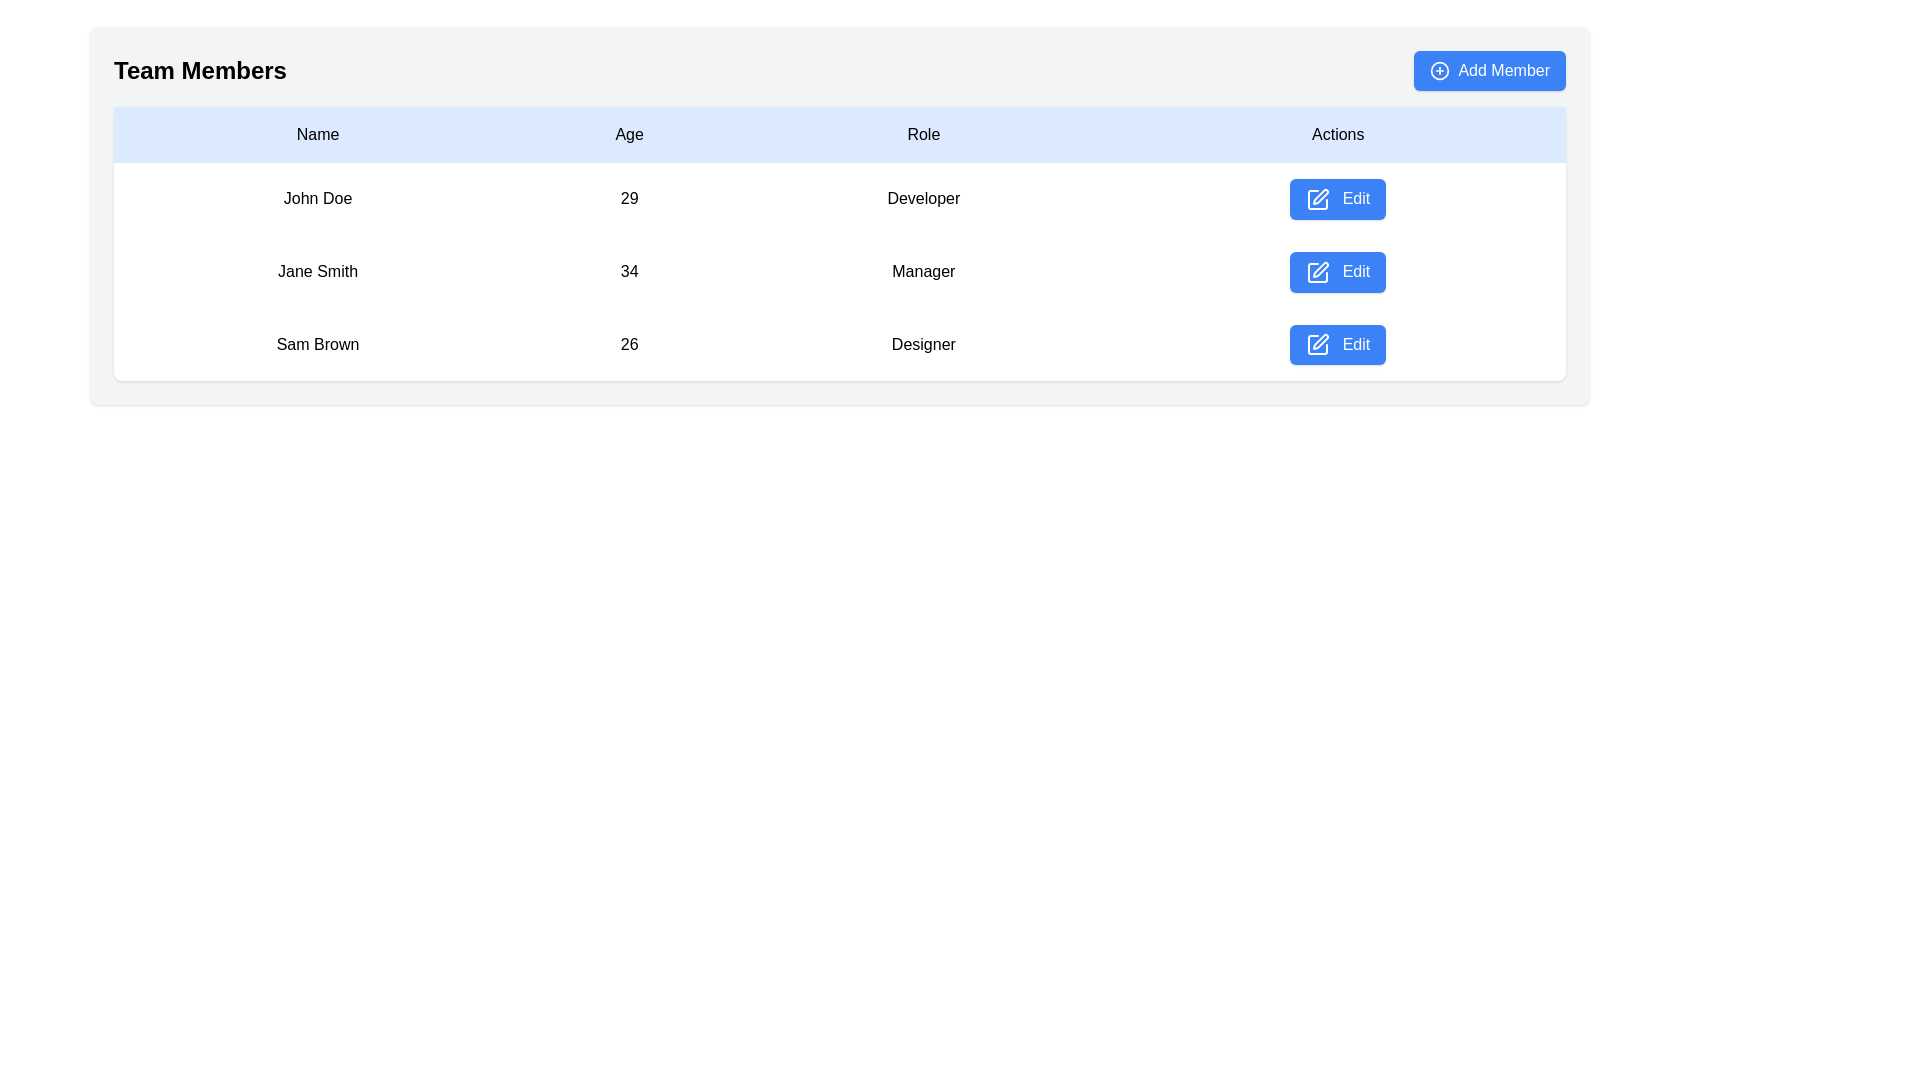 This screenshot has height=1080, width=1920. Describe the element at coordinates (1321, 196) in the screenshot. I see `accessible properties of the Edit icon located in the top-right area of the first row of the table` at that location.